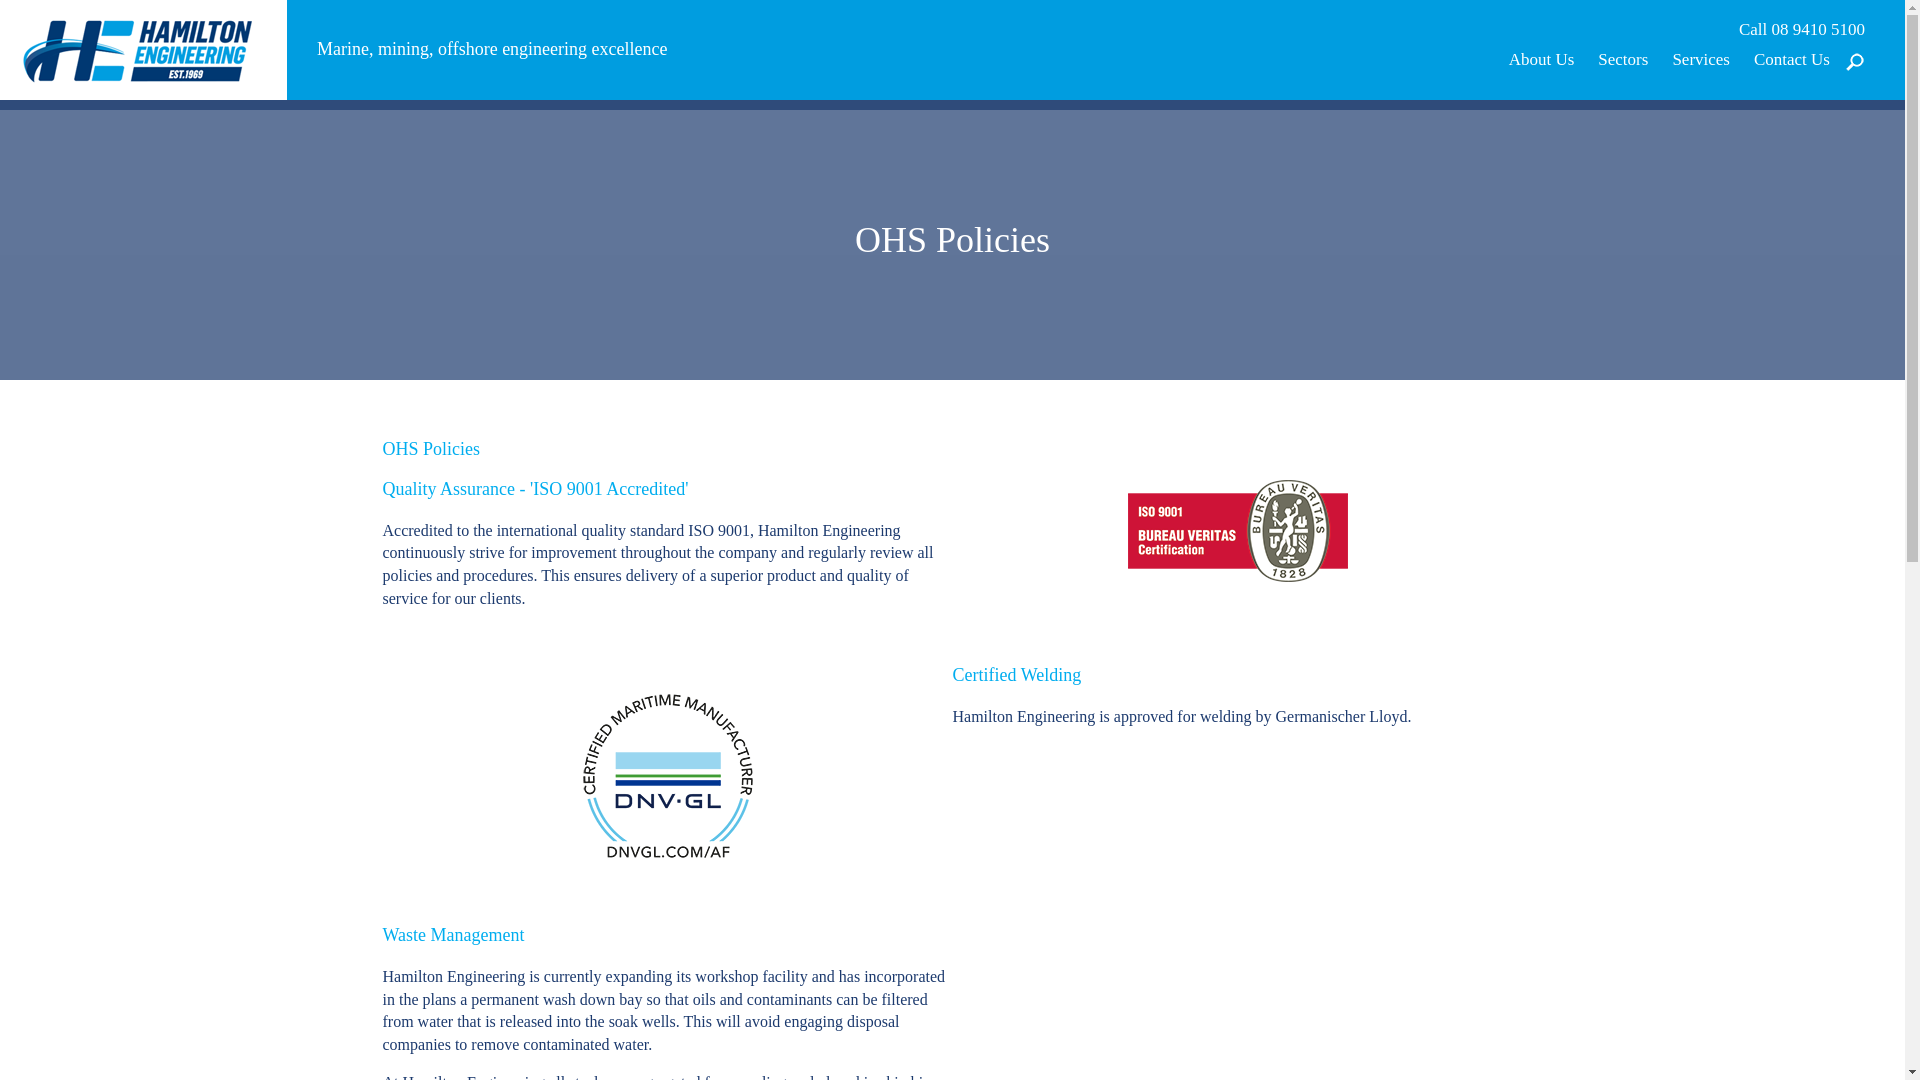 Image resolution: width=1920 pixels, height=1080 pixels. Describe the element at coordinates (1813, 153) in the screenshot. I see `'Search'` at that location.